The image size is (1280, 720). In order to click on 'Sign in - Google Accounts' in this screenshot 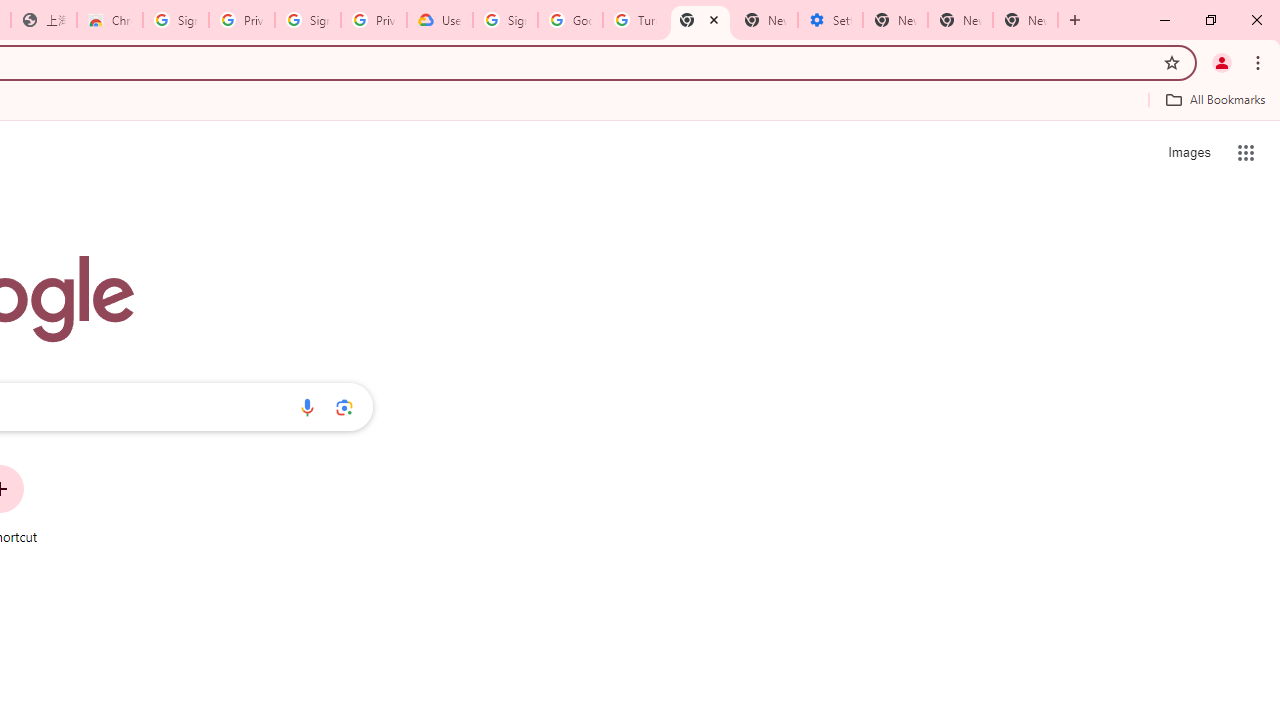, I will do `click(176, 20)`.